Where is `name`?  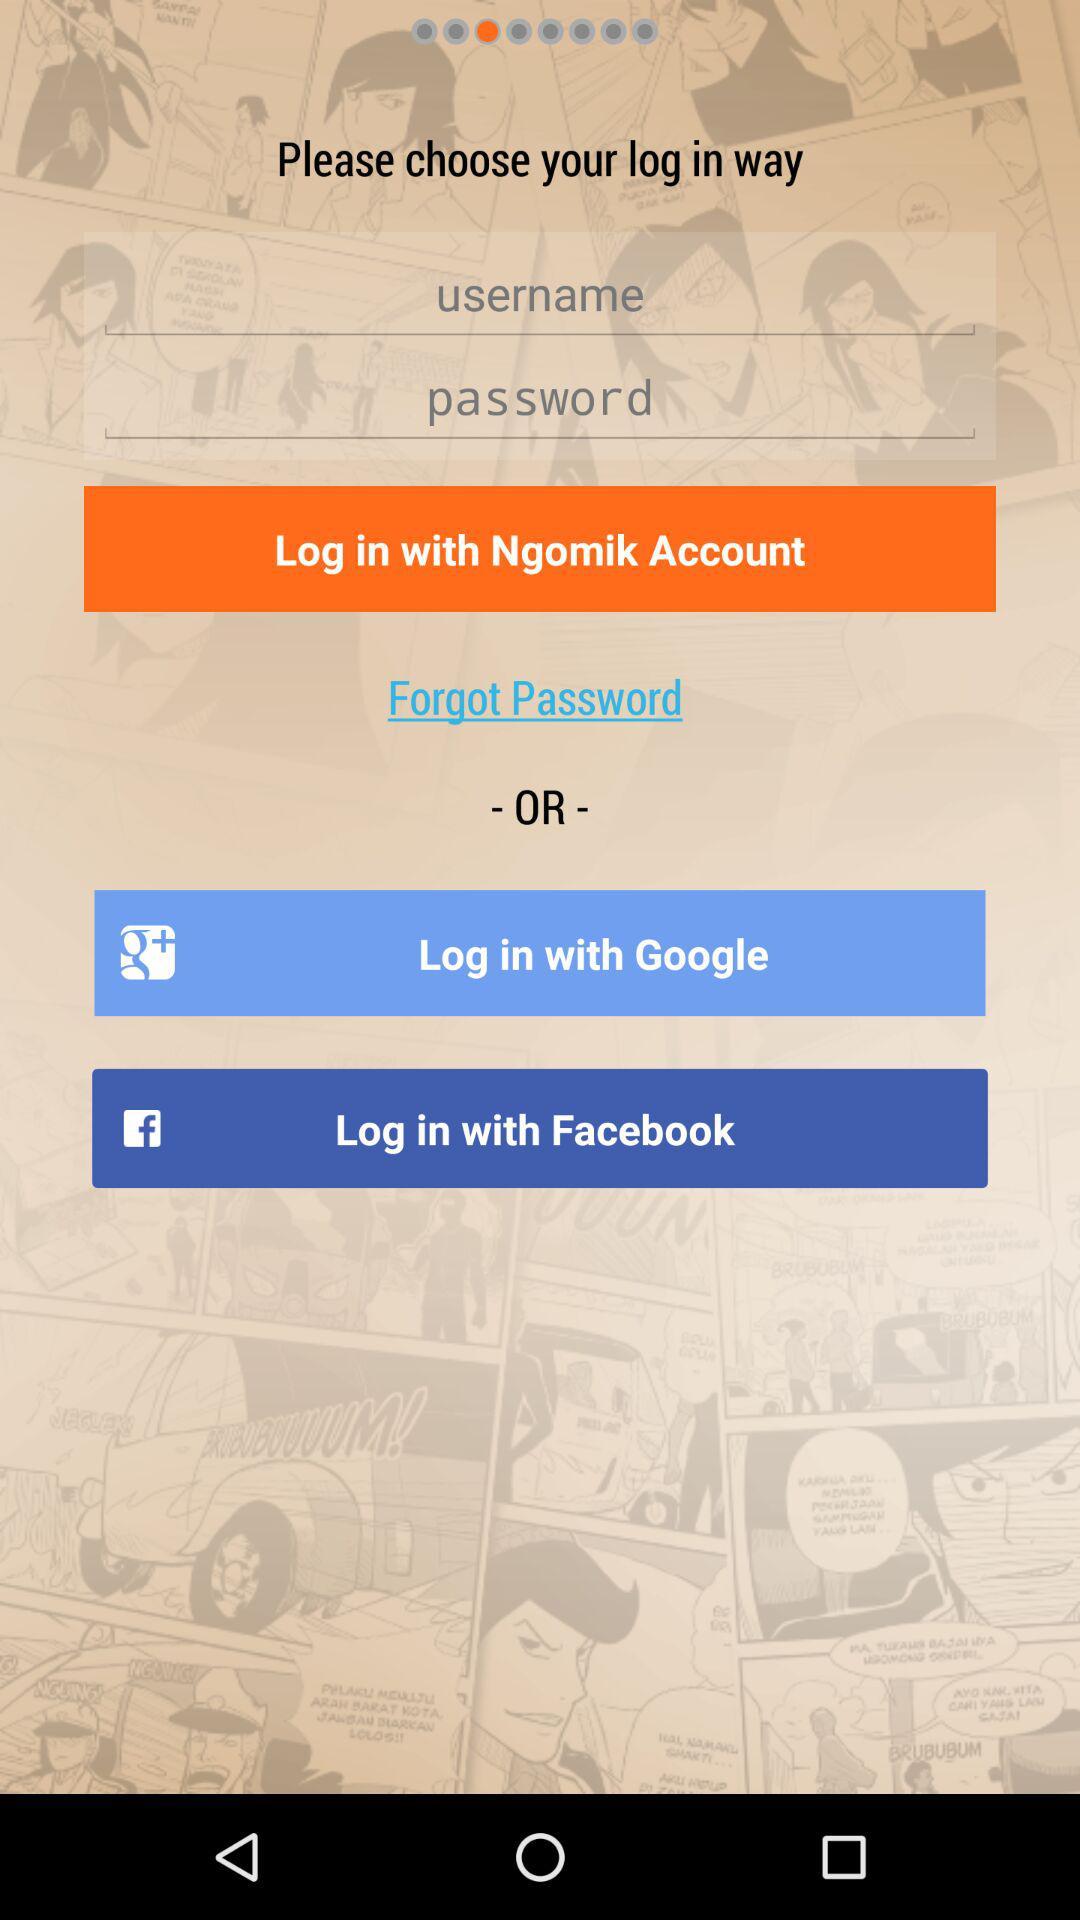 name is located at coordinates (540, 292).